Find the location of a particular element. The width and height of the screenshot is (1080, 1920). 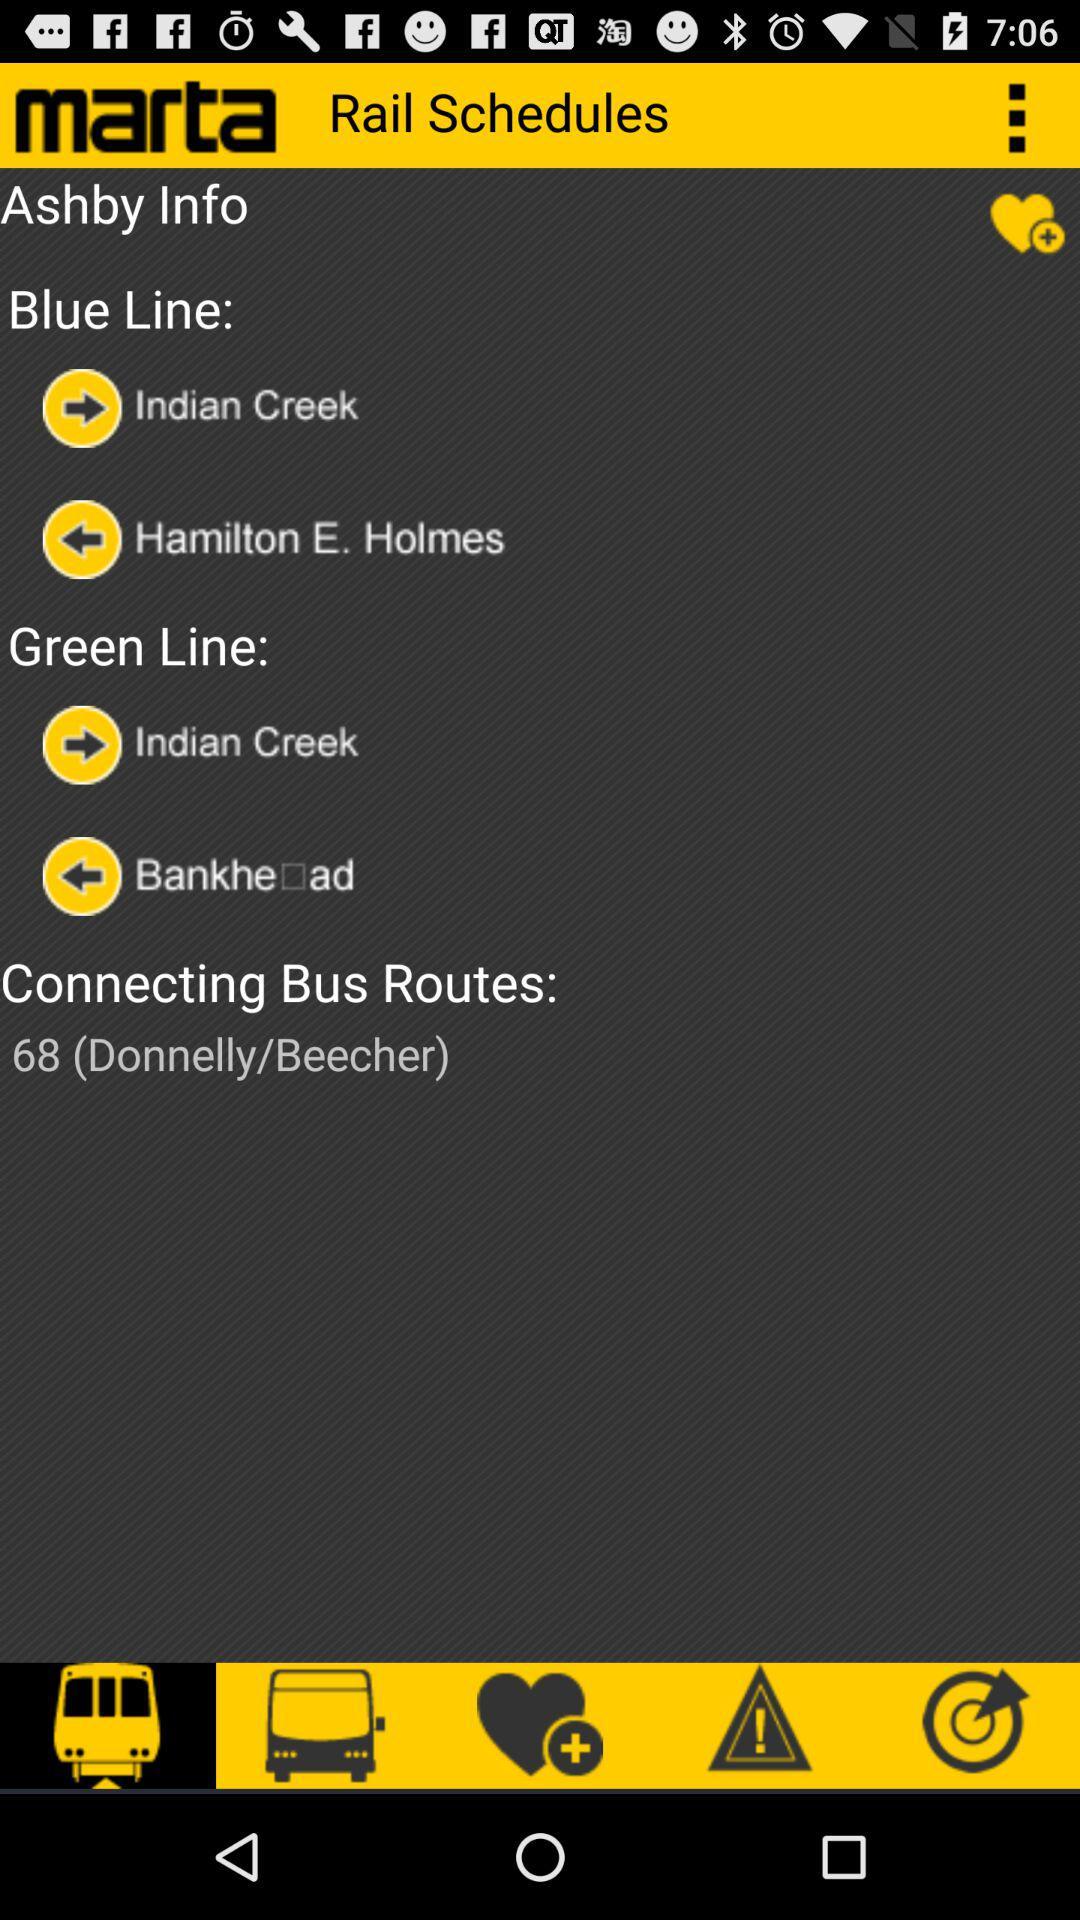

hamiliton e. holmes section is located at coordinates (302, 539).